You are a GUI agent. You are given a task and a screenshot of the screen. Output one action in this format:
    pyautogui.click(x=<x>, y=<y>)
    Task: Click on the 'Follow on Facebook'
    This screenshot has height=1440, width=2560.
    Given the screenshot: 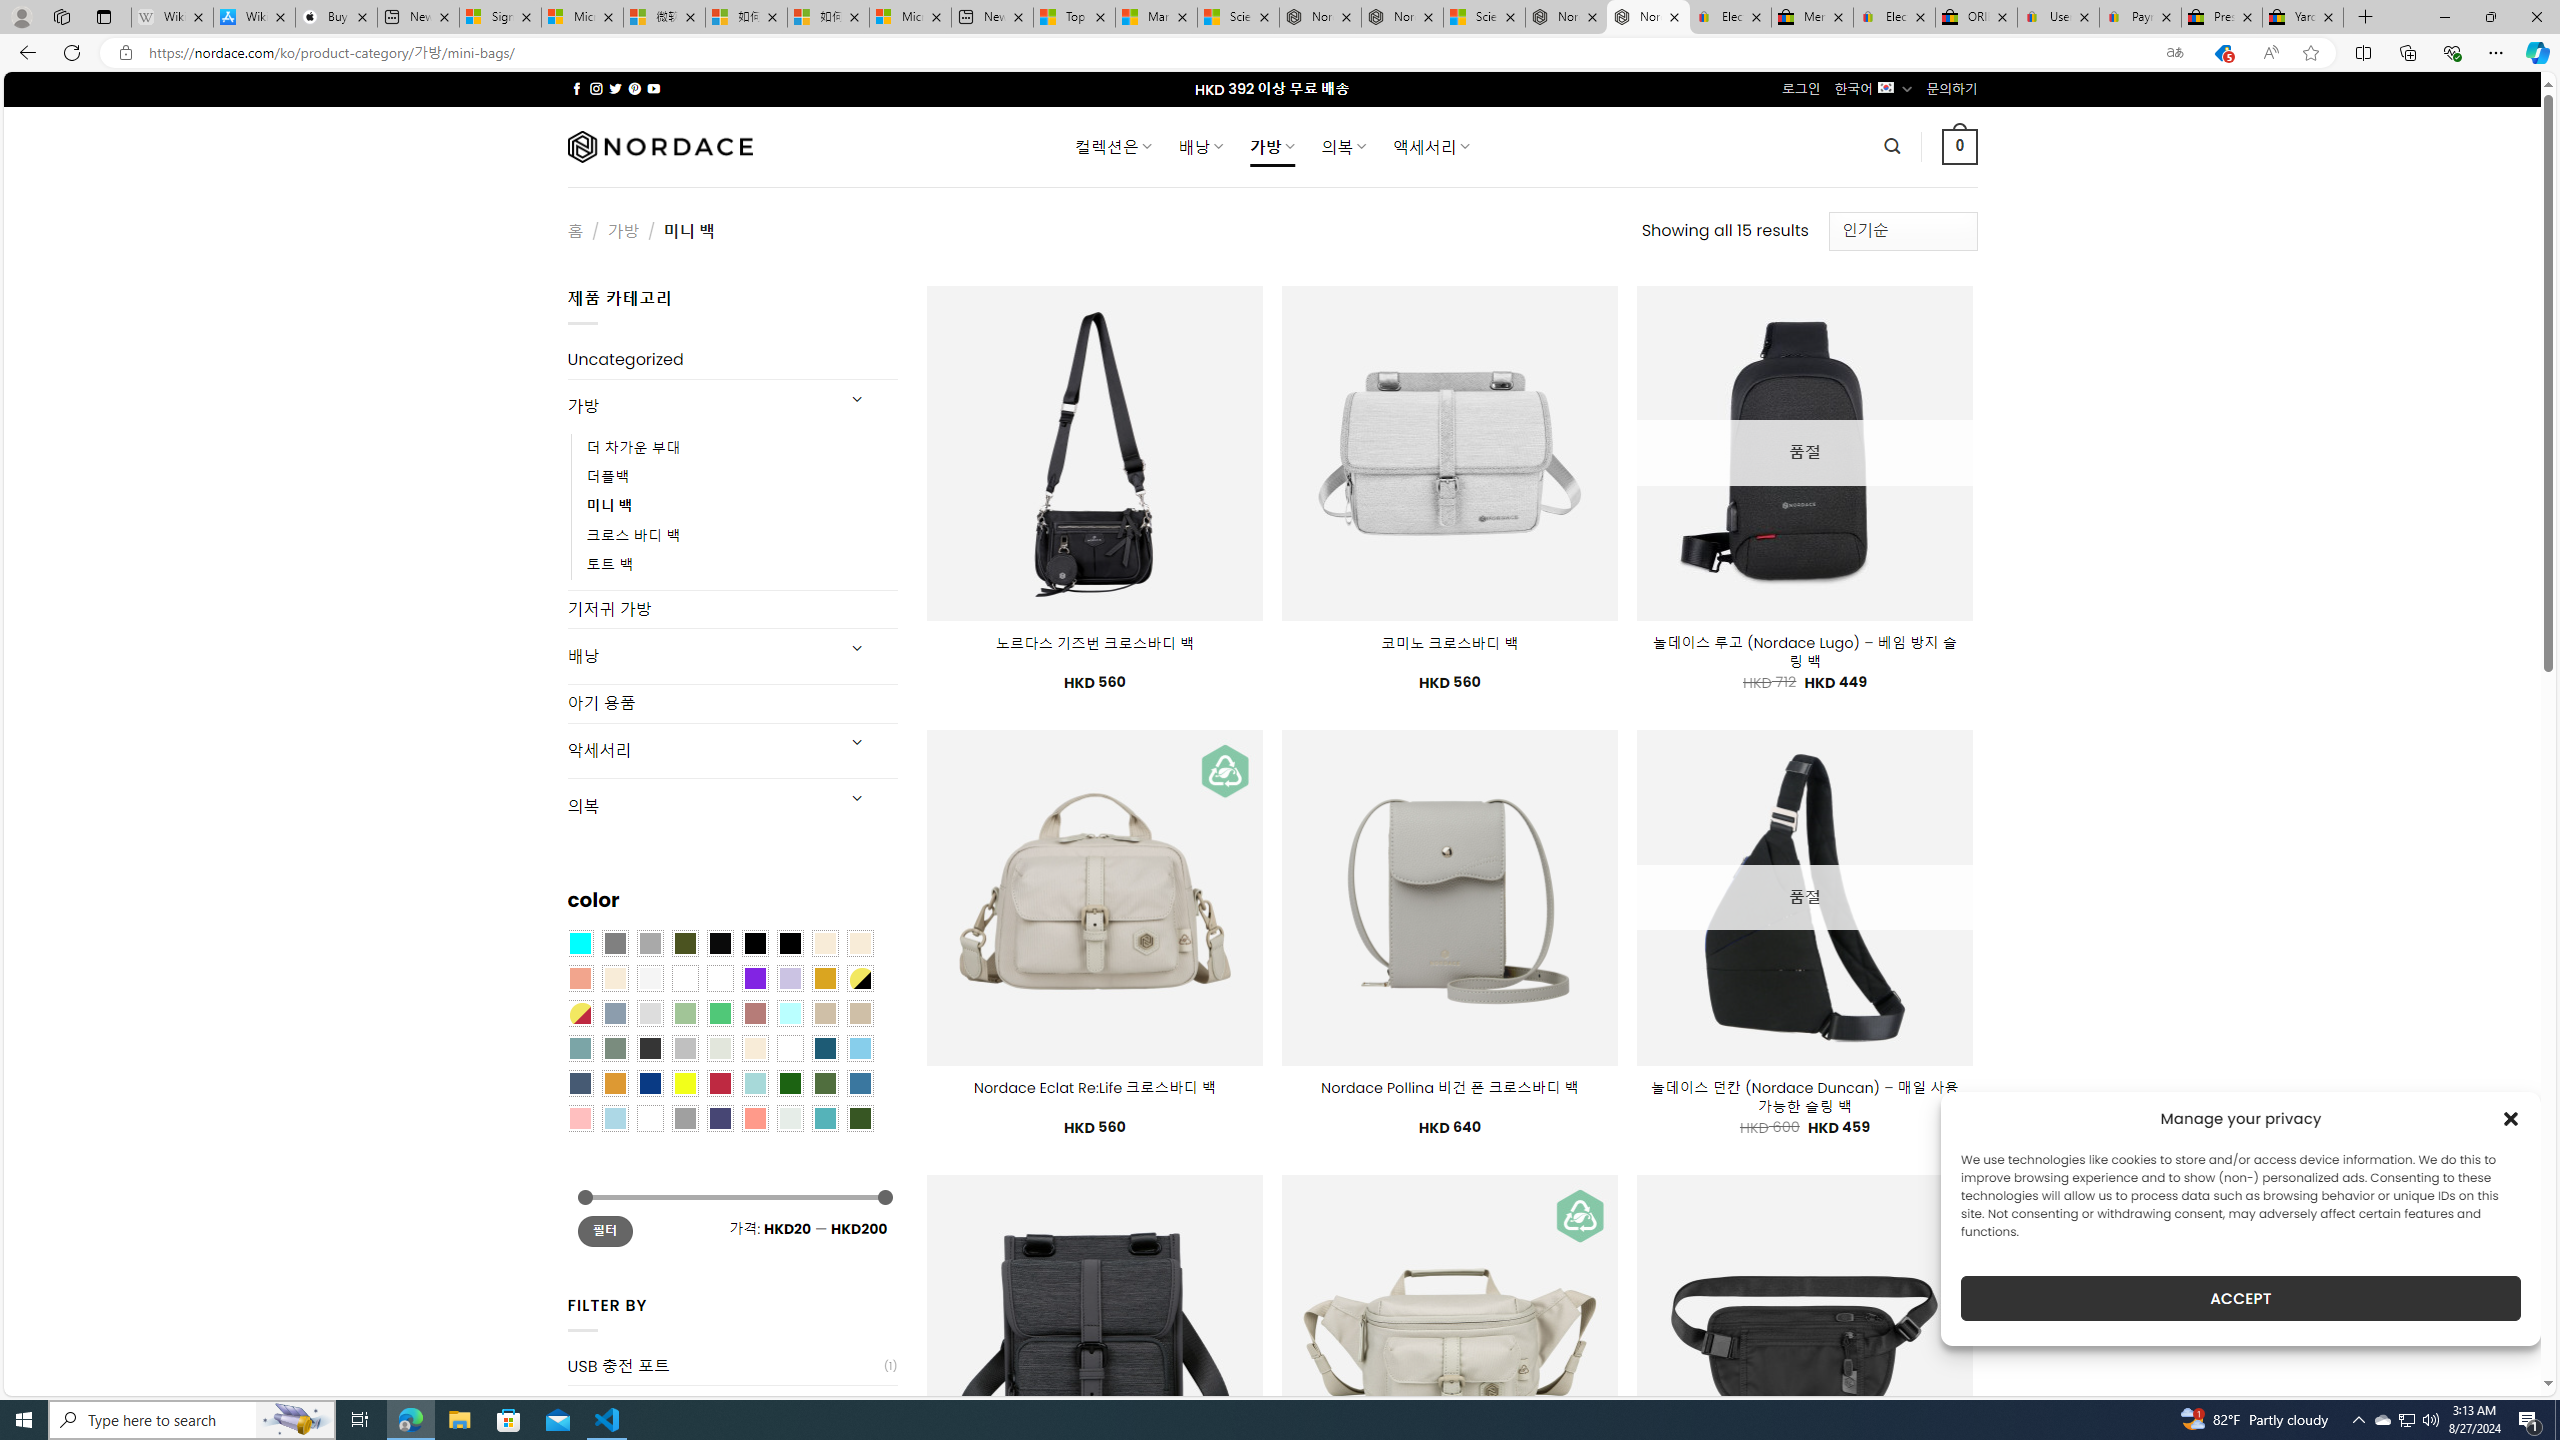 What is the action you would take?
    pyautogui.click(x=576, y=88)
    